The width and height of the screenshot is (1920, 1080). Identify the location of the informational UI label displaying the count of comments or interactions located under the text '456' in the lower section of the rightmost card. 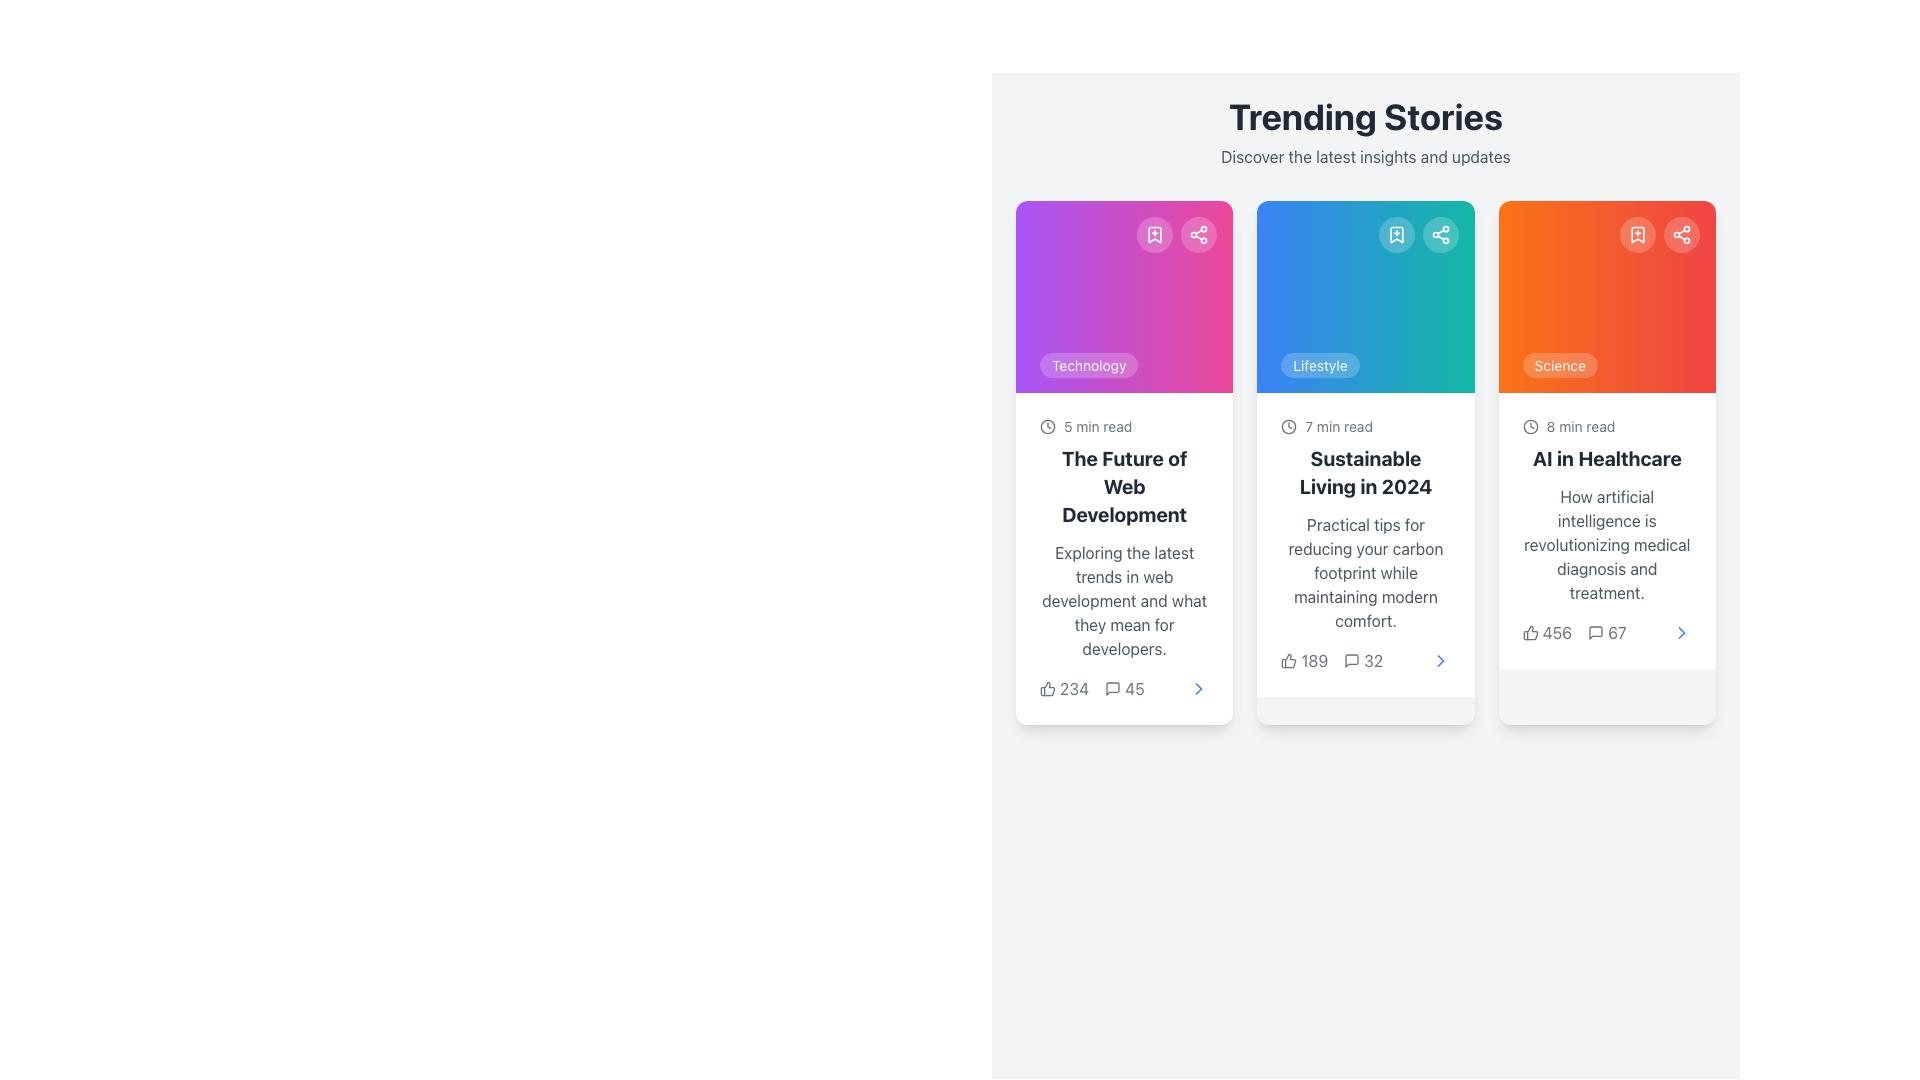
(1607, 632).